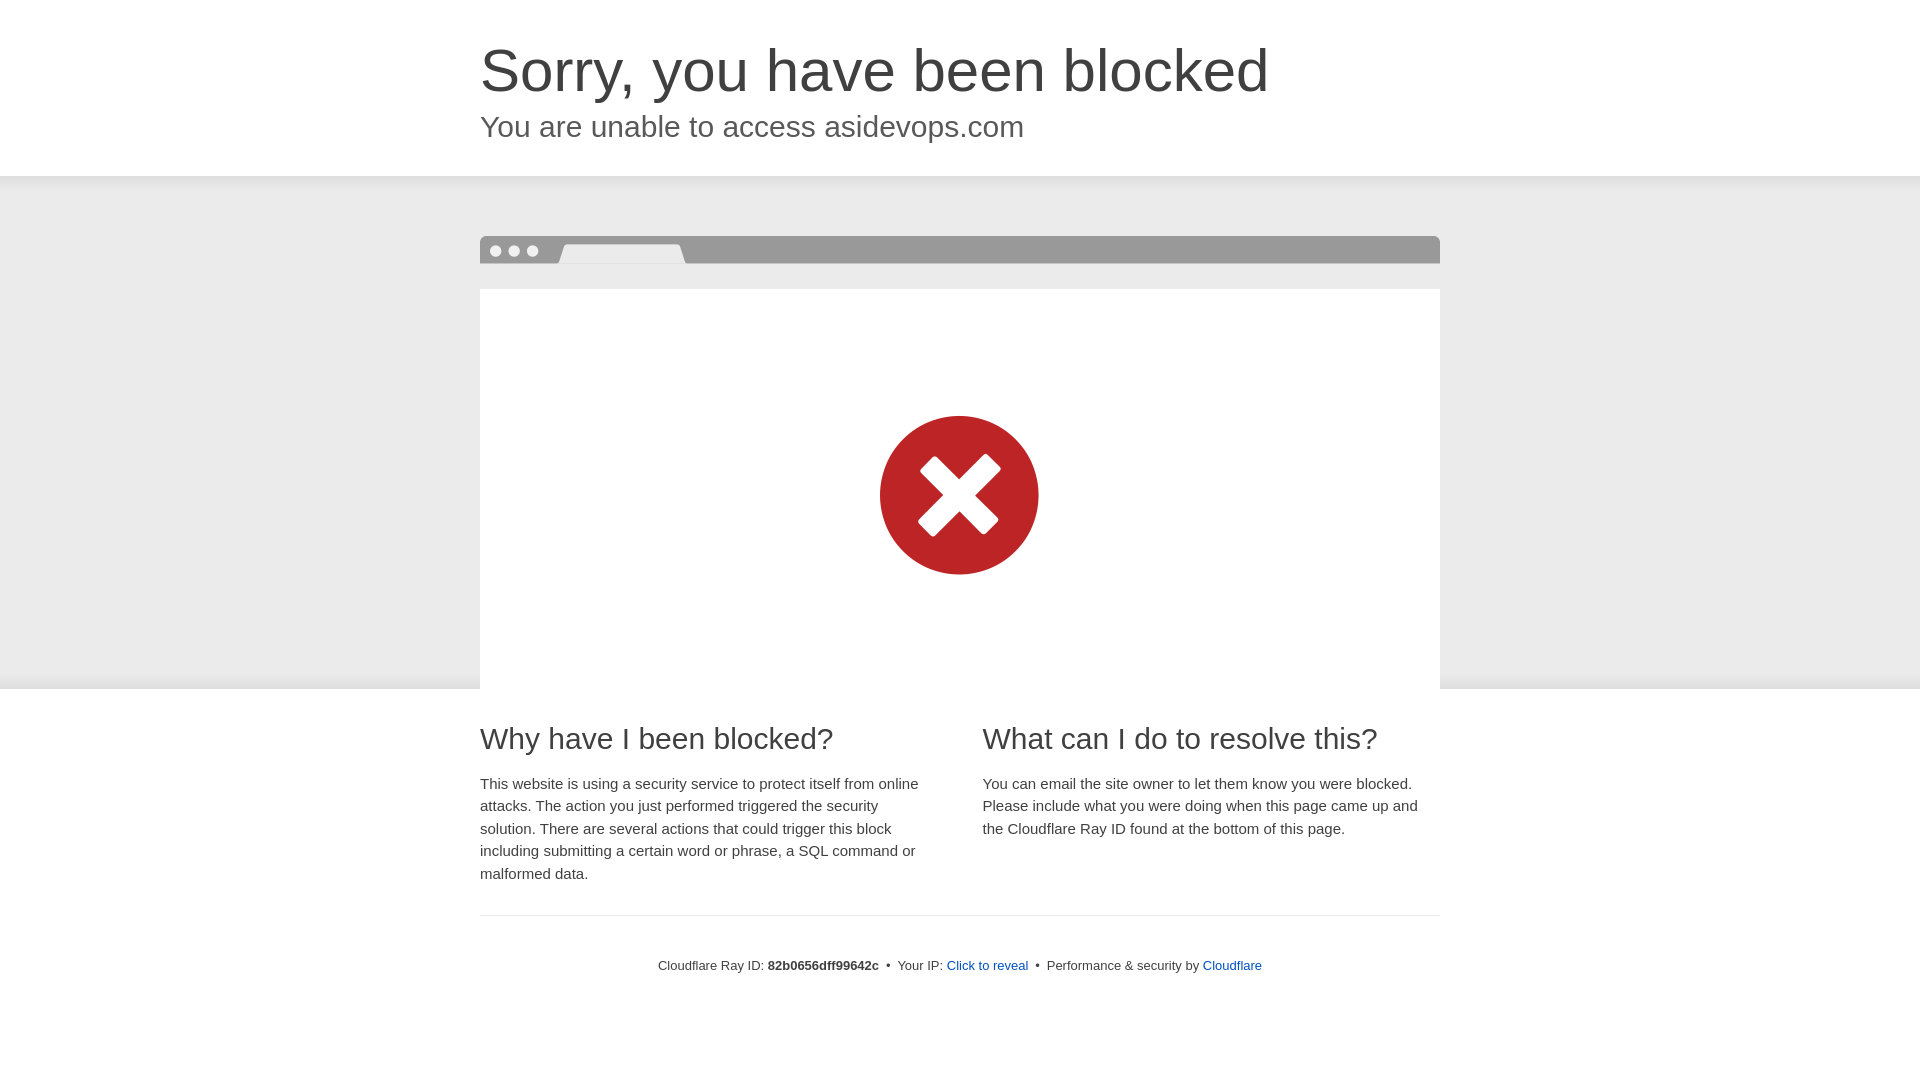 This screenshot has width=1920, height=1080. I want to click on 'Click to reveal', so click(945, 964).